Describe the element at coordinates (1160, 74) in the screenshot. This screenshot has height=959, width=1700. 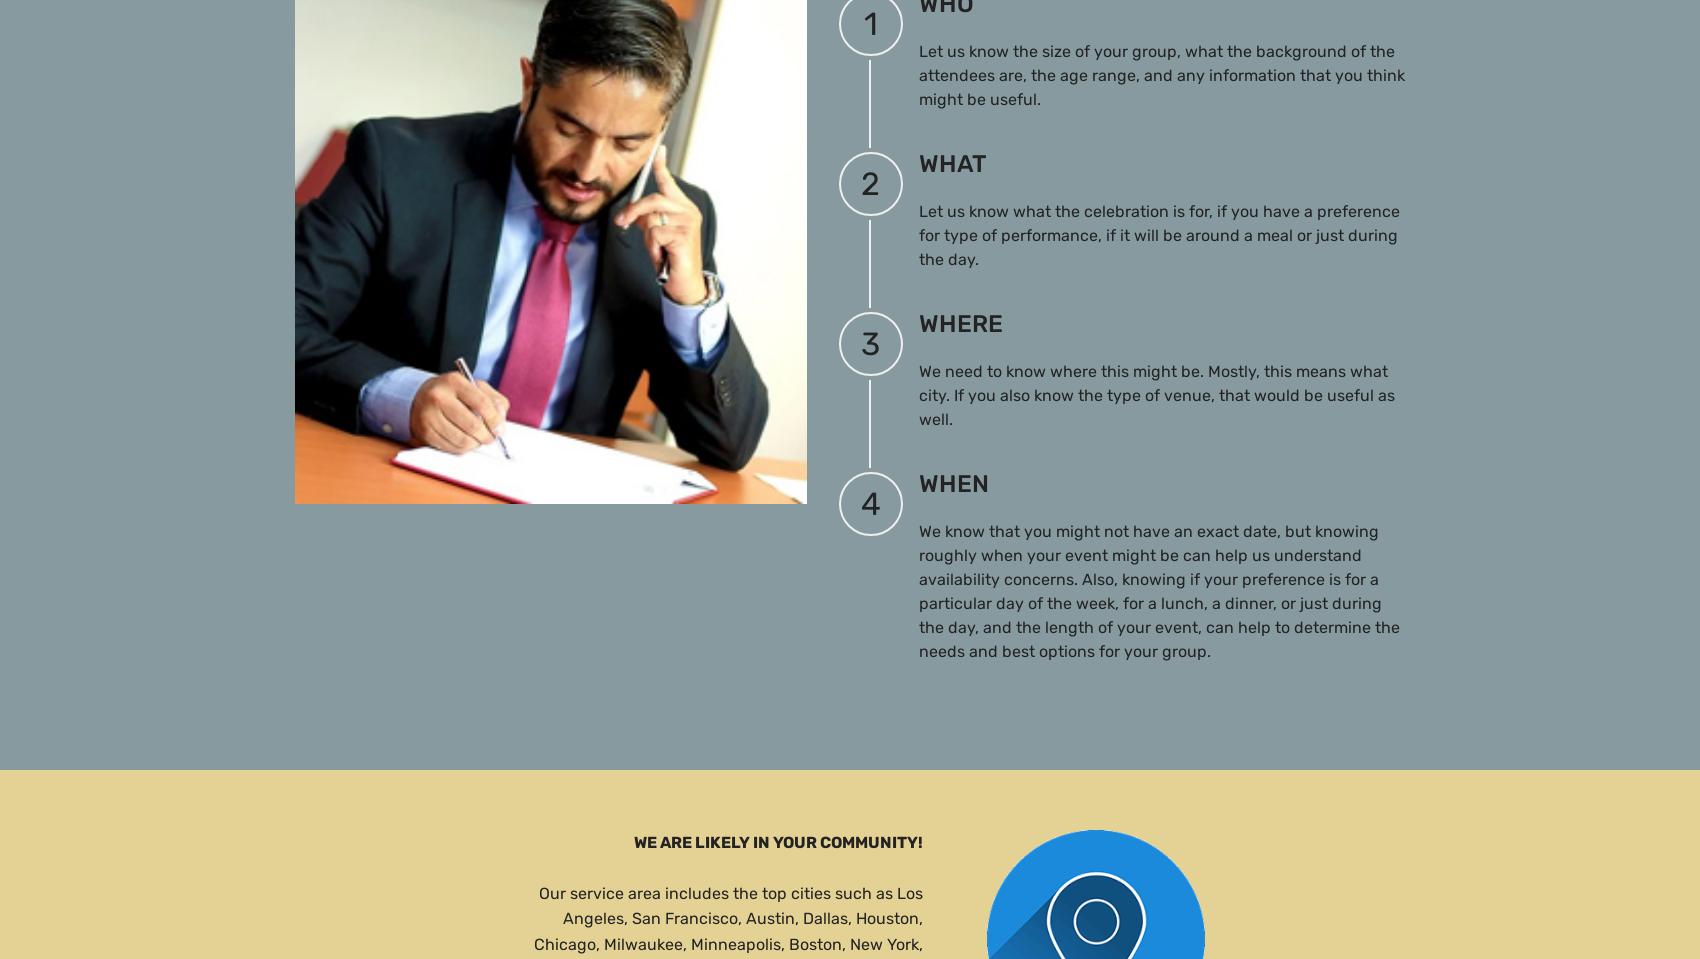
I see `'Let us know the size of your group, what the background of the attendees are, the age range, and any information that you think might be useful.'` at that location.